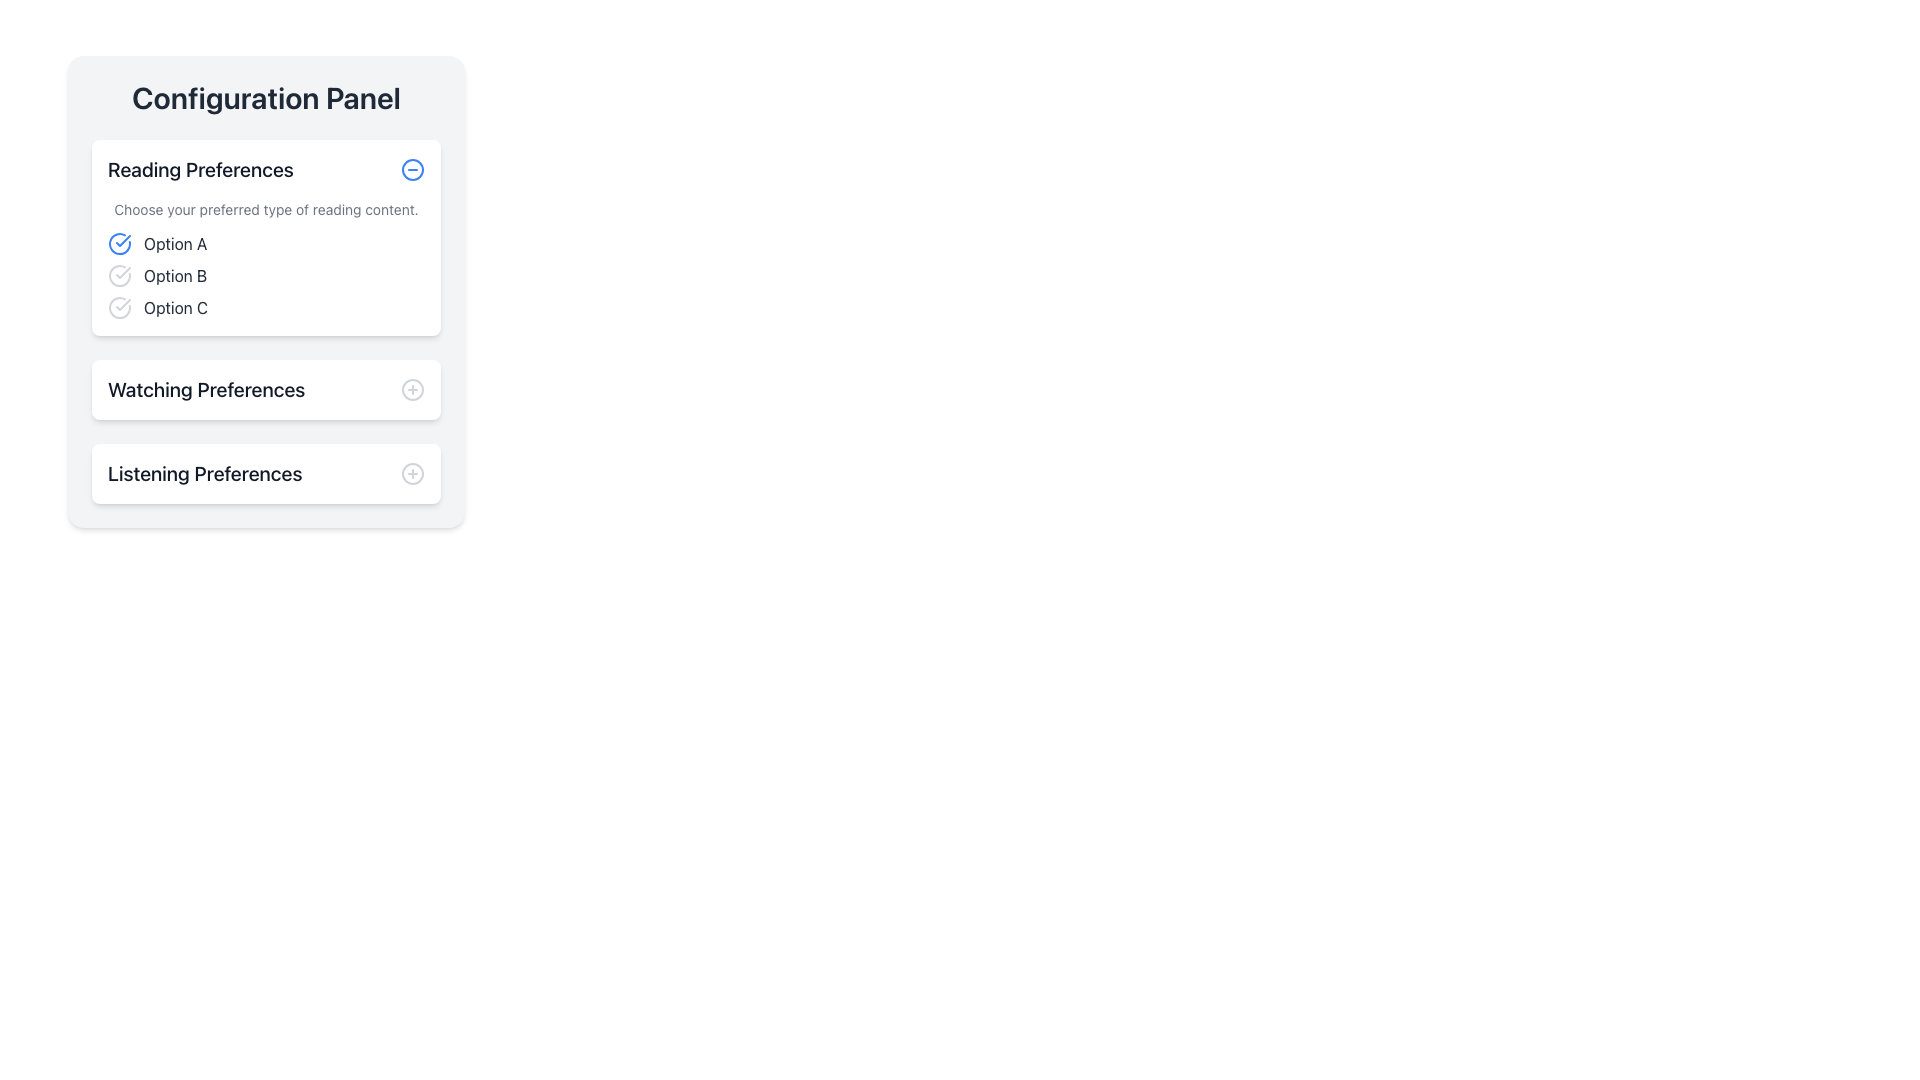  Describe the element at coordinates (119, 242) in the screenshot. I see `the state of the blue checkmark icon representing the selected state for 'Option A' in the Reading Preferences configuration panel` at that location.